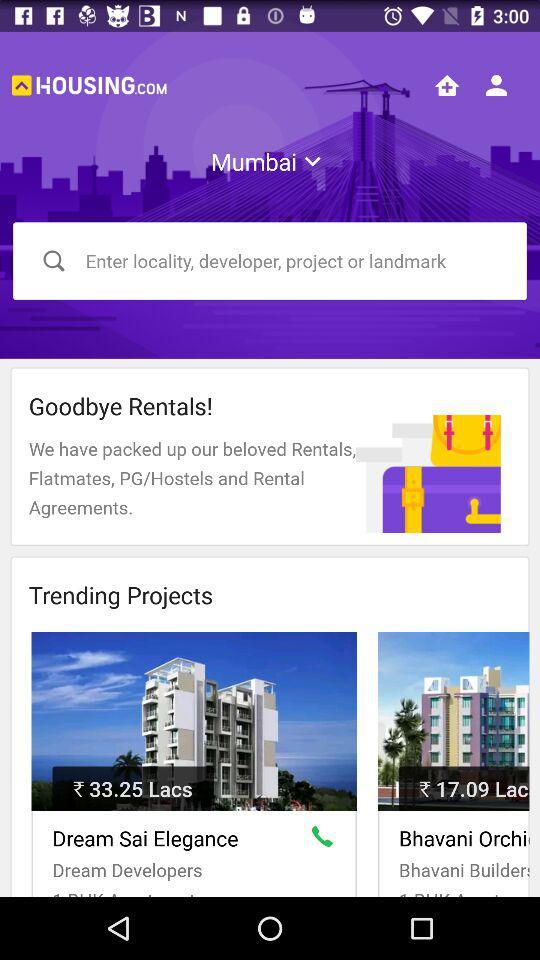  I want to click on the home icon, so click(447, 85).